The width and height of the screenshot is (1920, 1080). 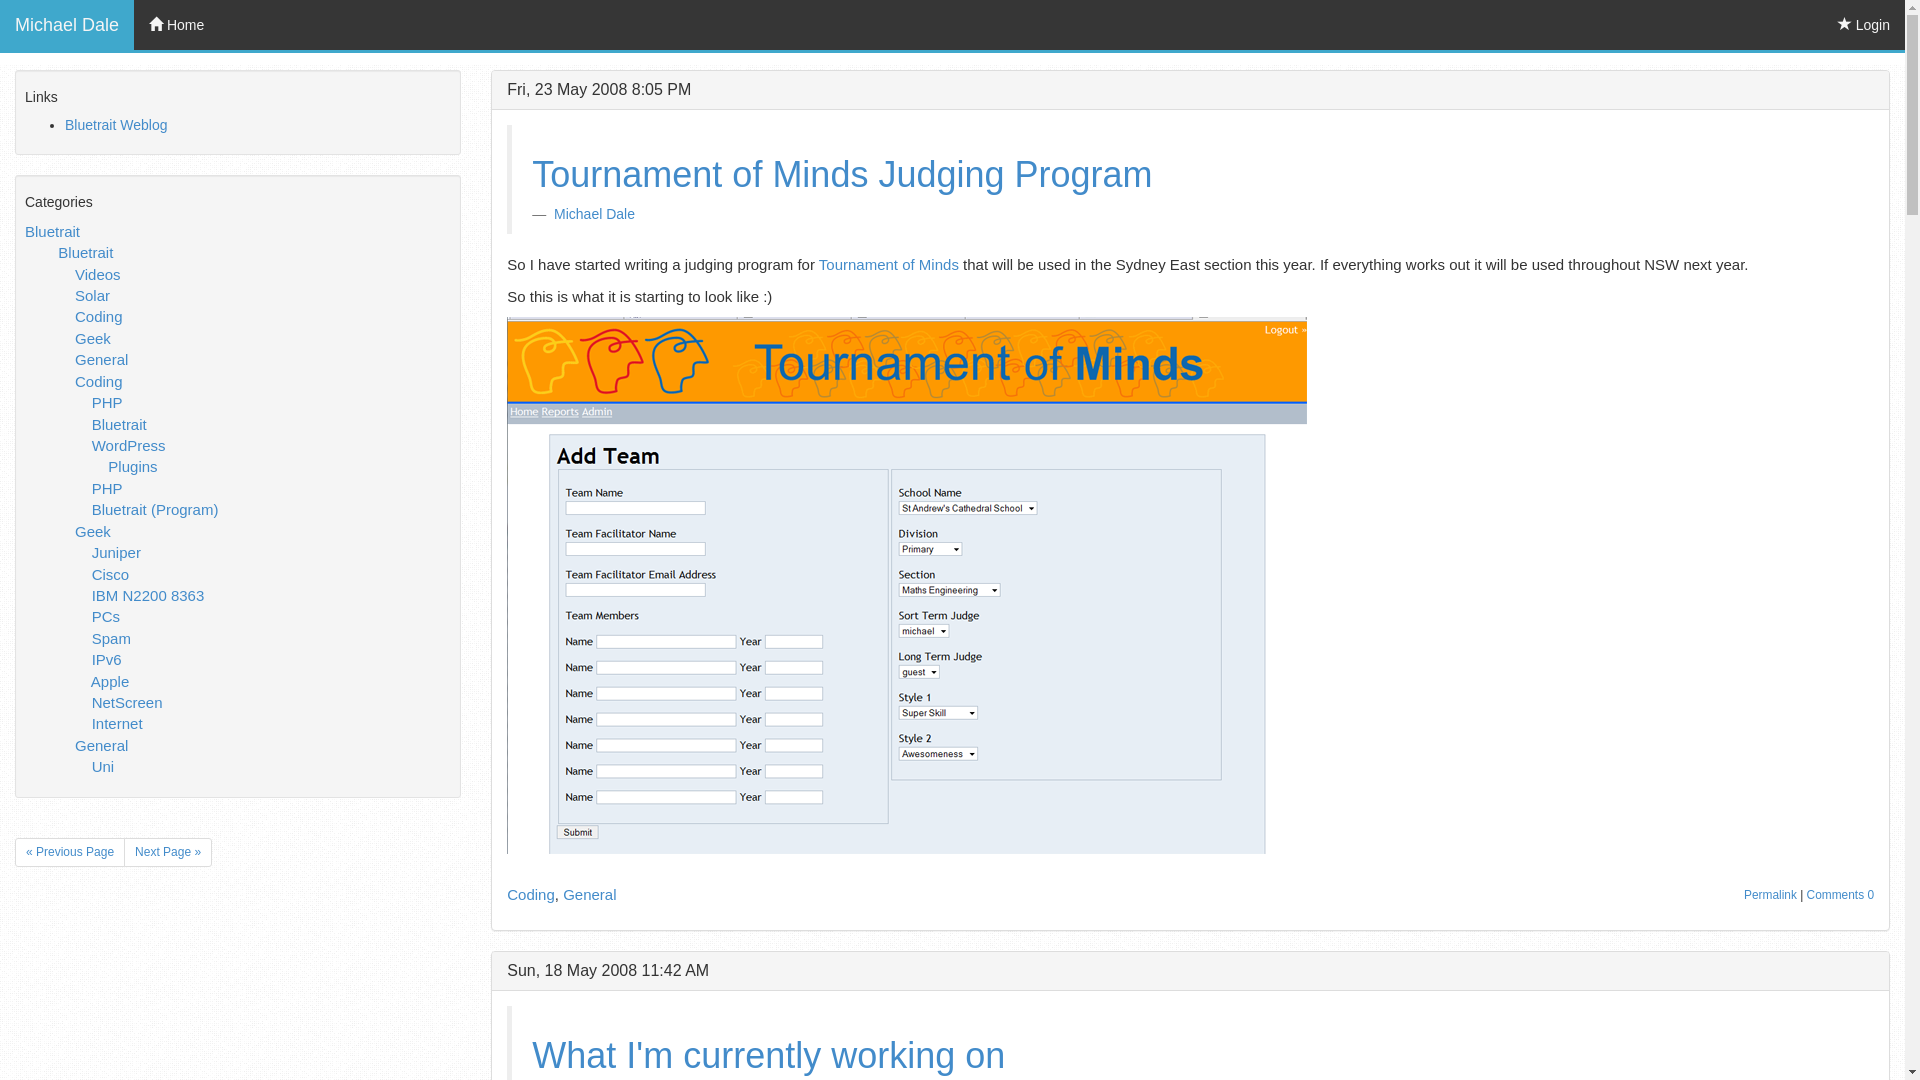 I want to click on 'Uni', so click(x=102, y=765).